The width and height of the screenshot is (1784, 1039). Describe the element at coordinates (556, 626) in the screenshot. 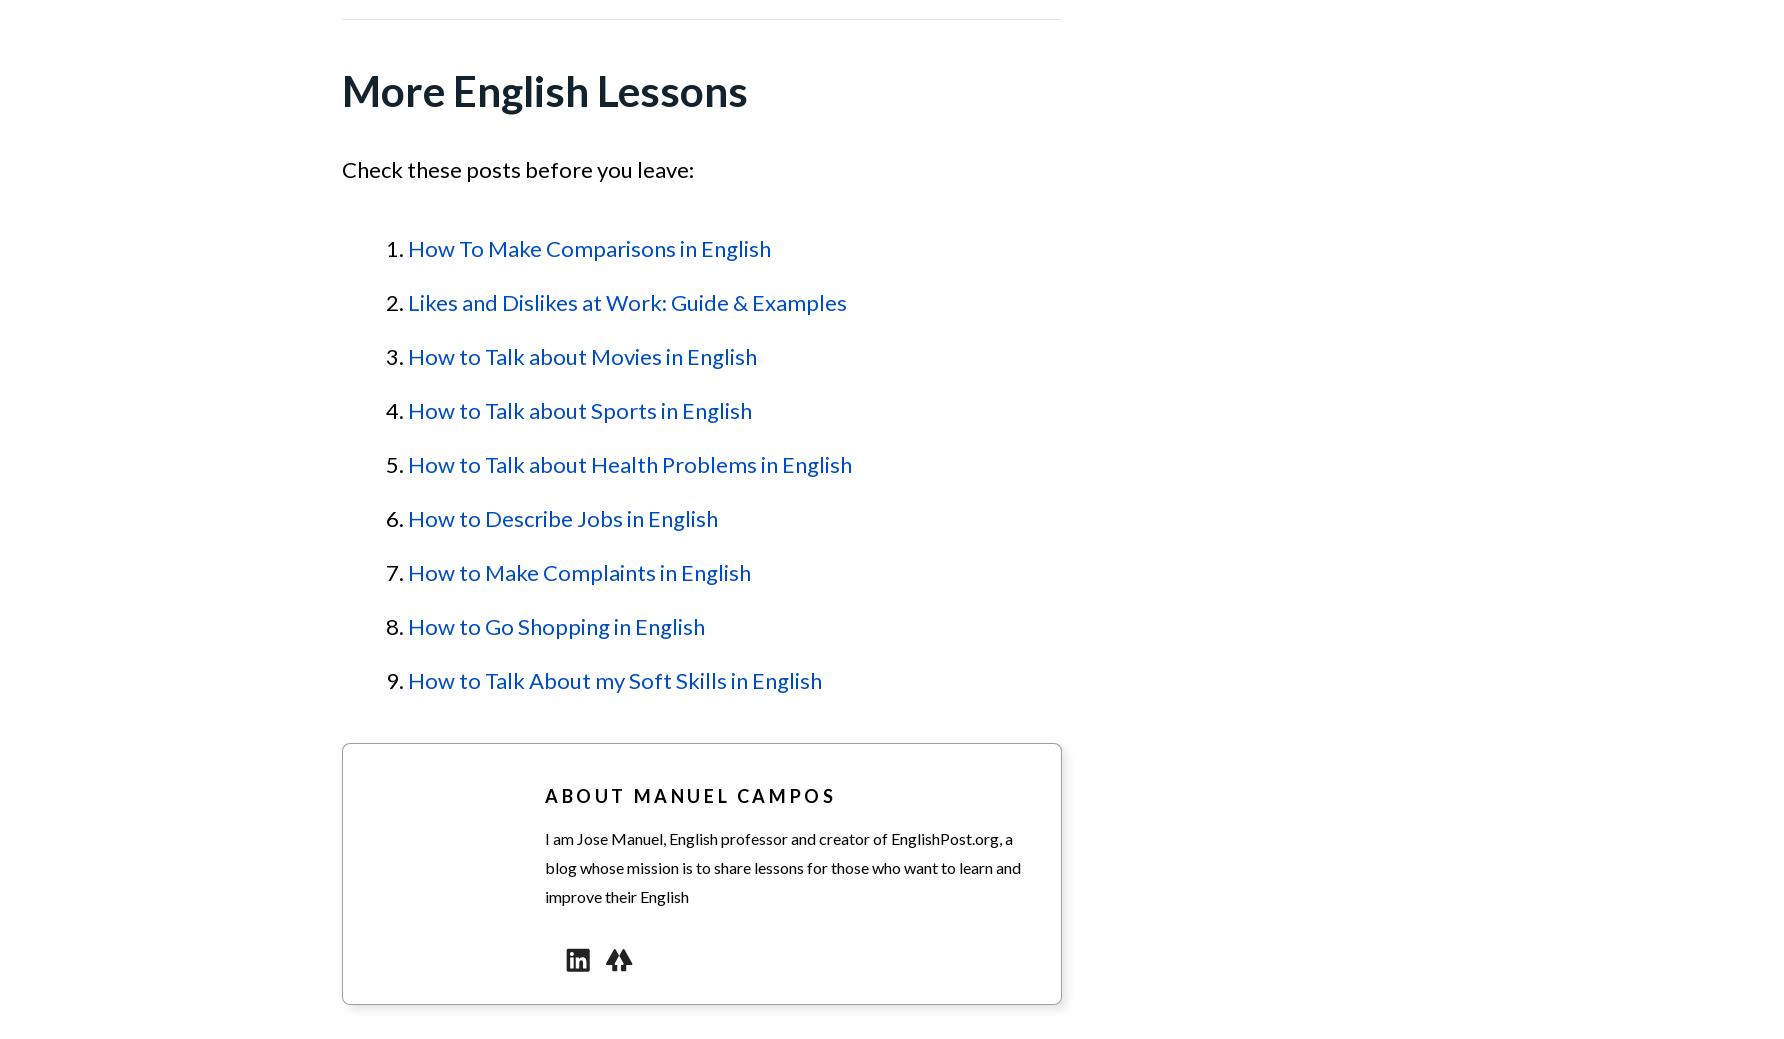

I see `'How to Go Shopping in English'` at that location.